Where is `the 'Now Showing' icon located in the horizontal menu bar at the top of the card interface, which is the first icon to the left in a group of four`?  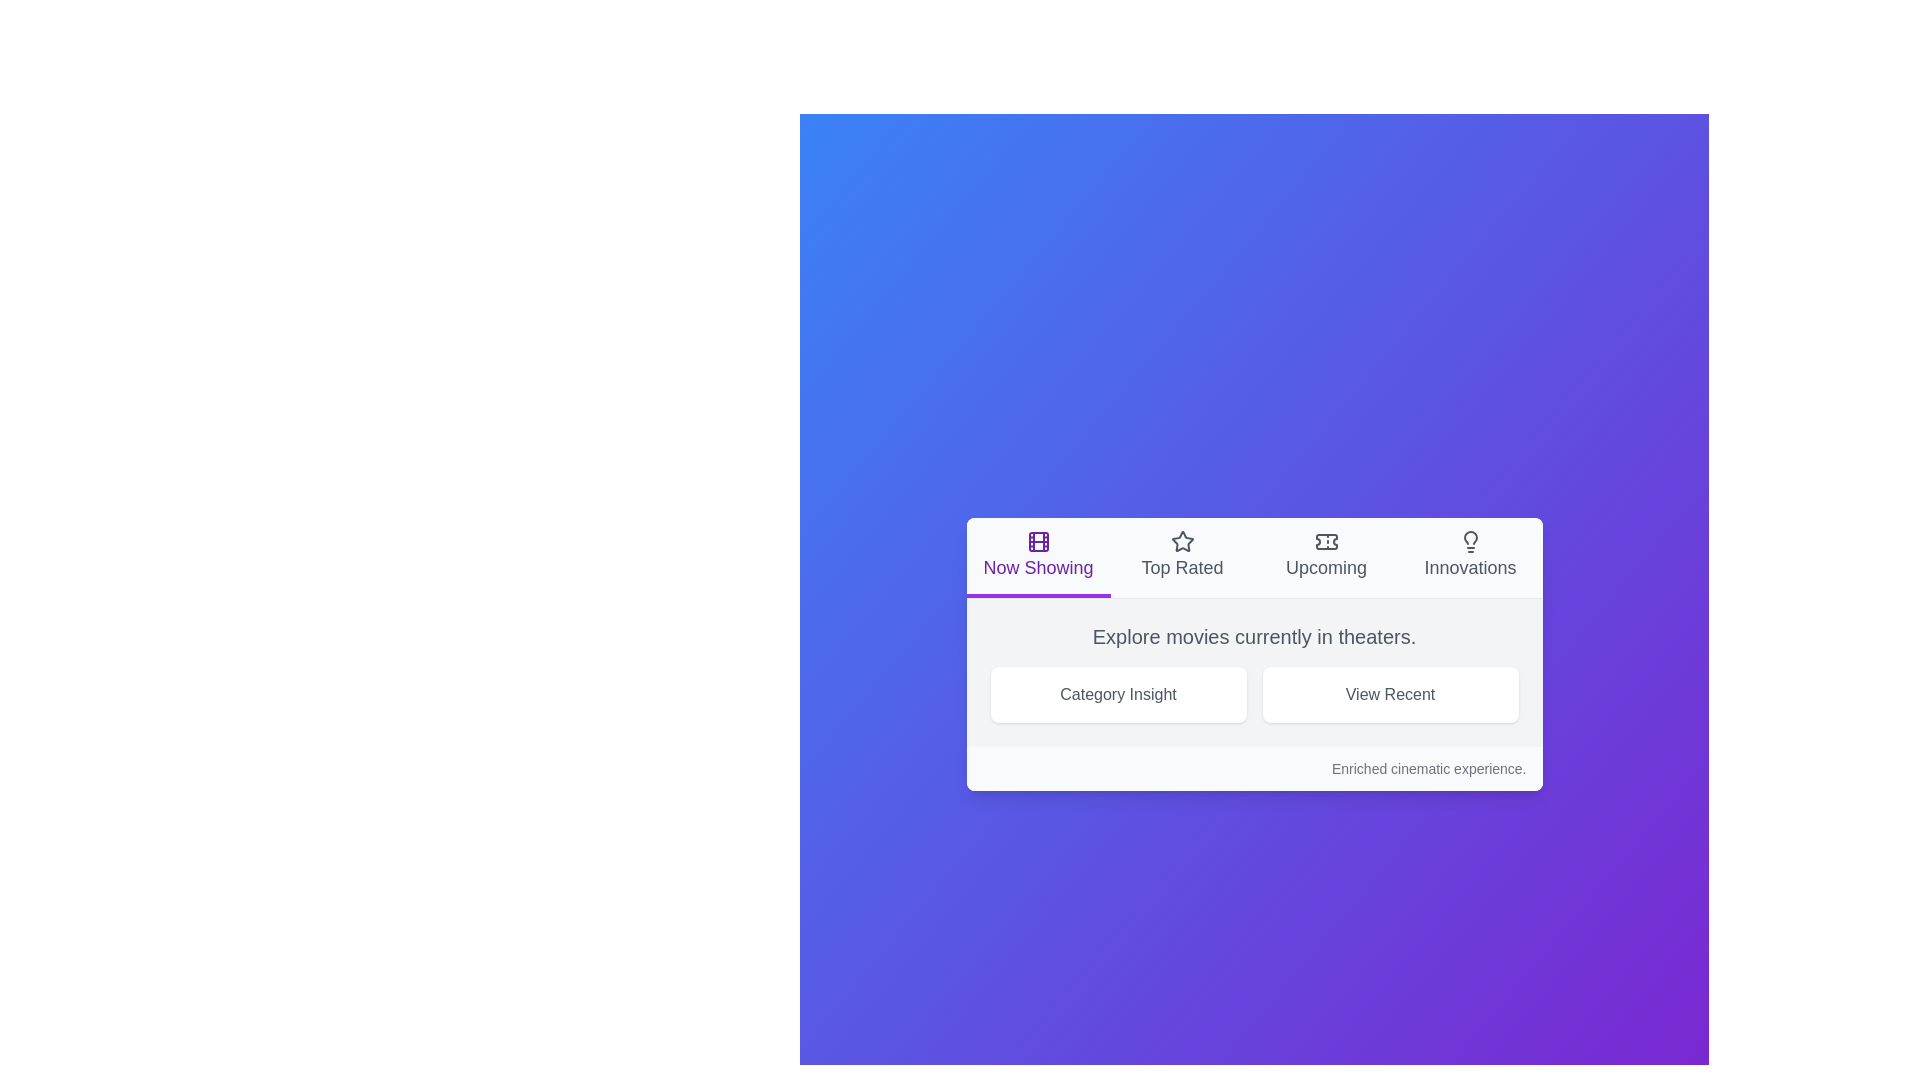 the 'Now Showing' icon located in the horizontal menu bar at the top of the card interface, which is the first icon to the left in a group of four is located at coordinates (1038, 541).